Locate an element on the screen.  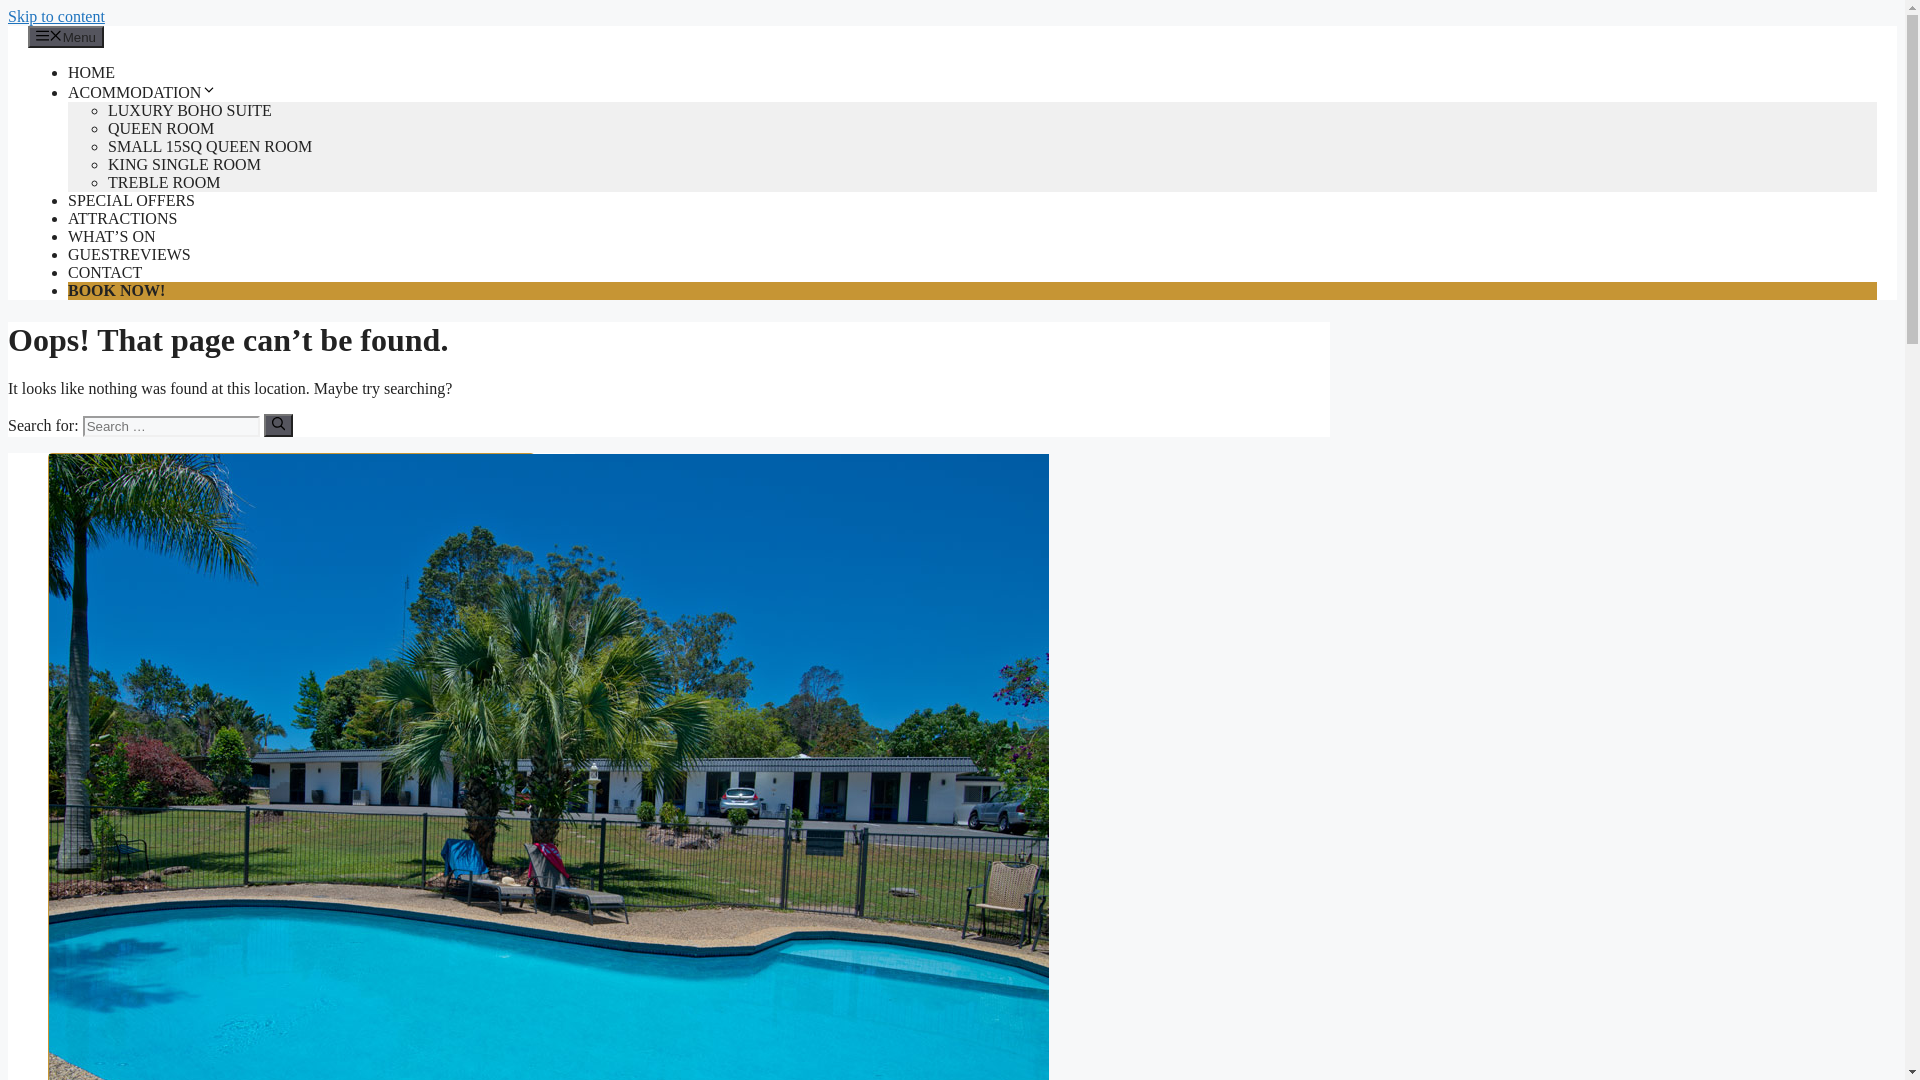
'BOOK NOW!' is located at coordinates (115, 290).